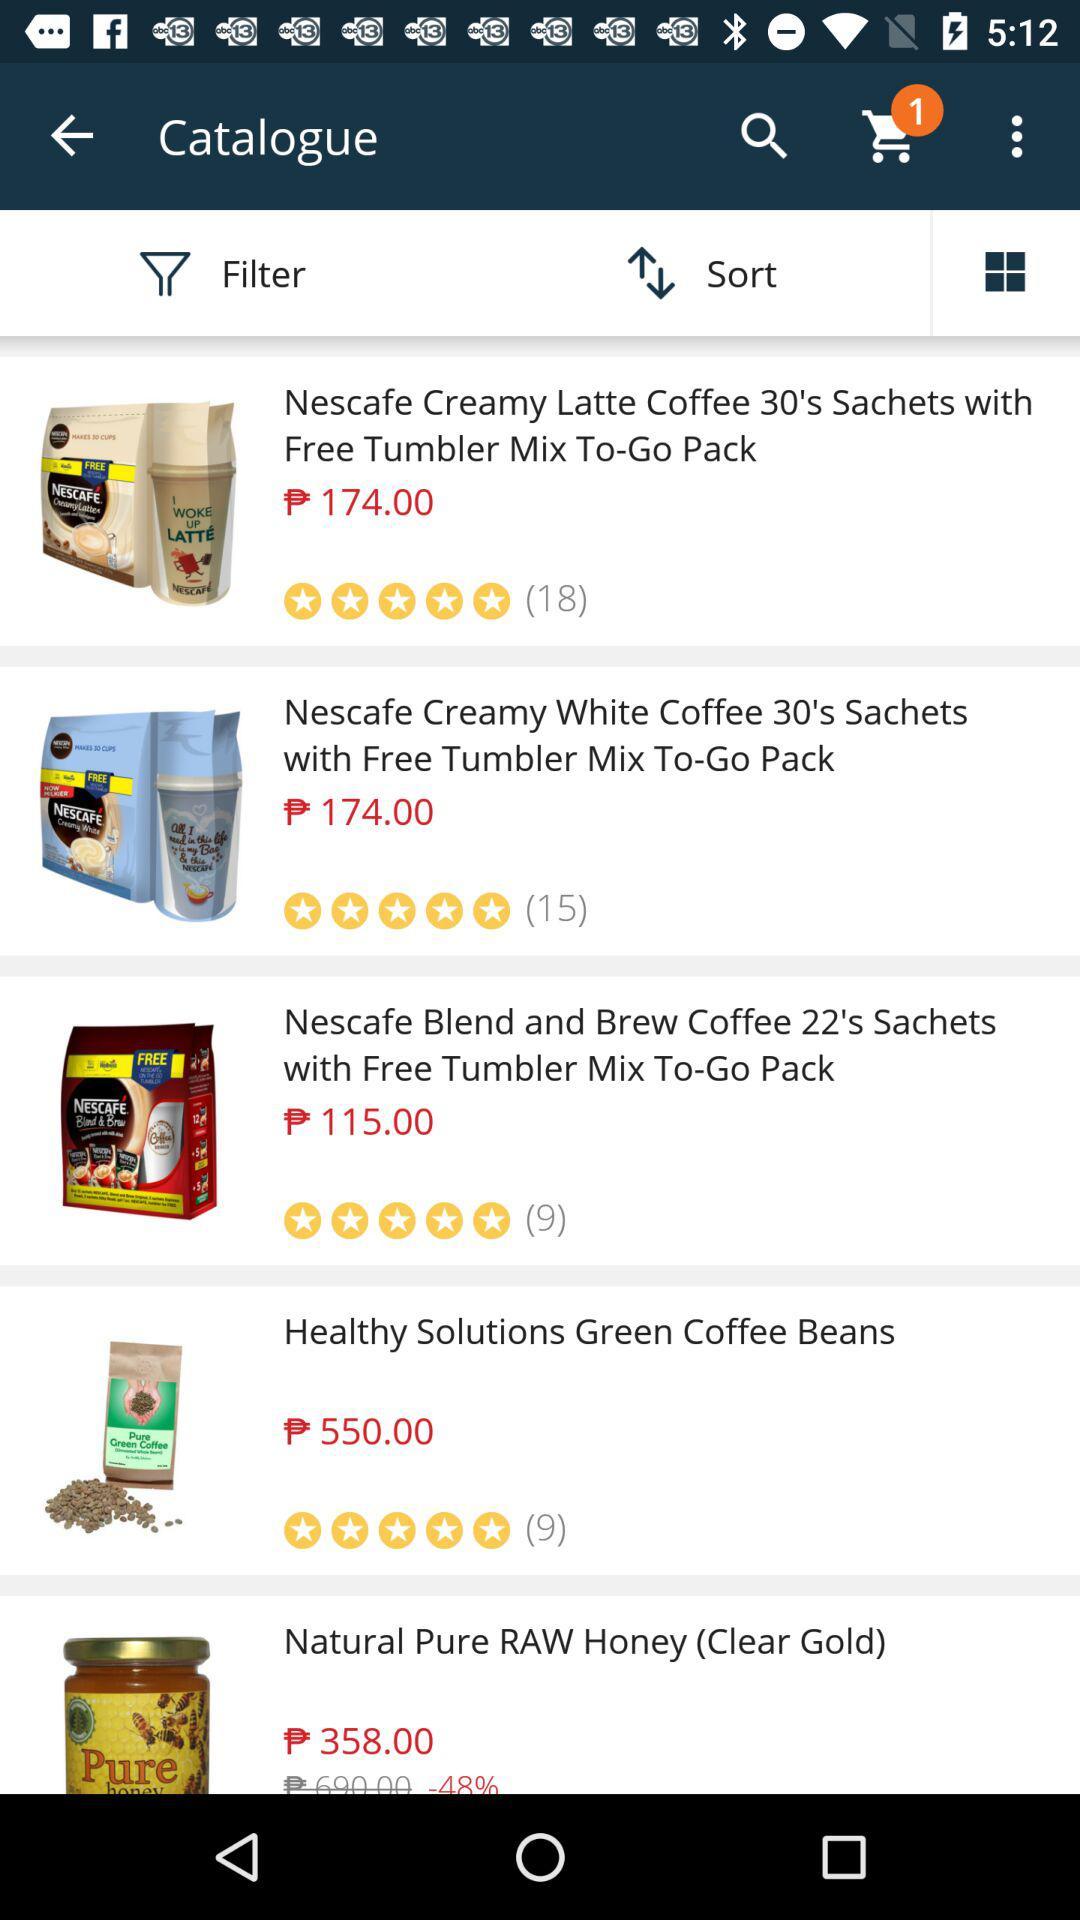 This screenshot has width=1080, height=1920. Describe the element at coordinates (1006, 272) in the screenshot. I see `windows` at that location.